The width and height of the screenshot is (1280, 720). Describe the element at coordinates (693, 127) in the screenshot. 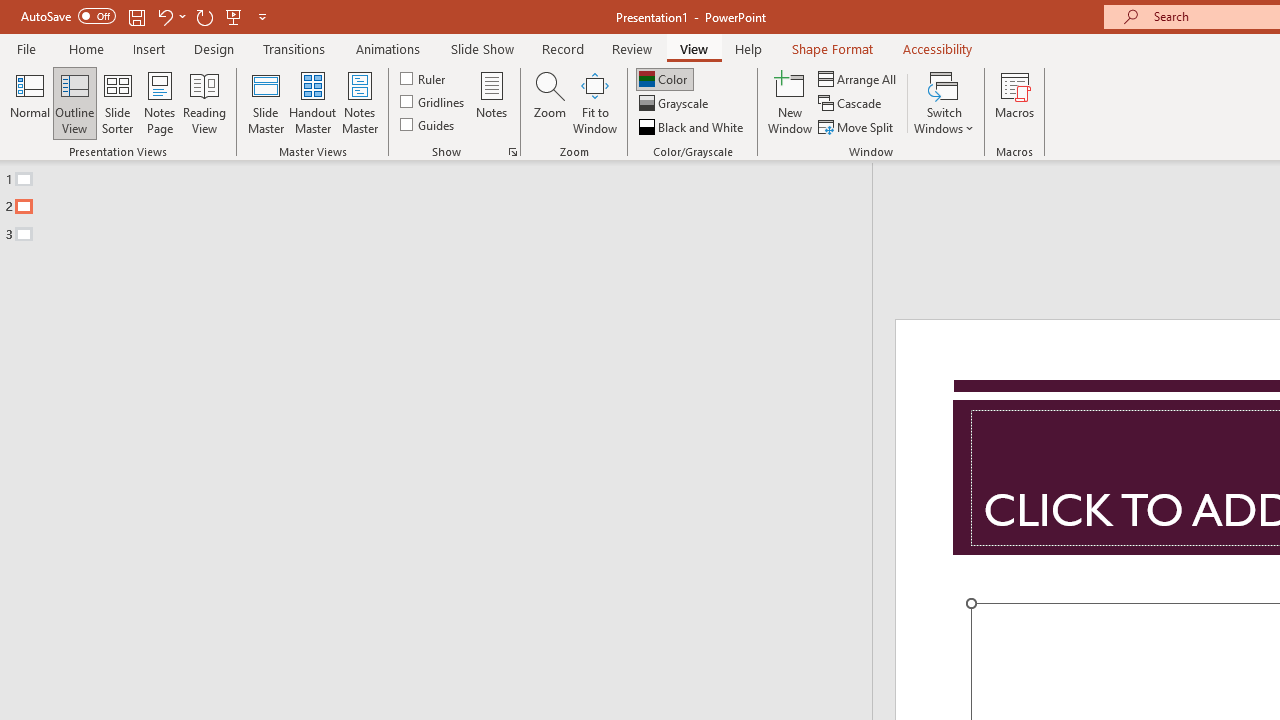

I see `'Black and White'` at that location.